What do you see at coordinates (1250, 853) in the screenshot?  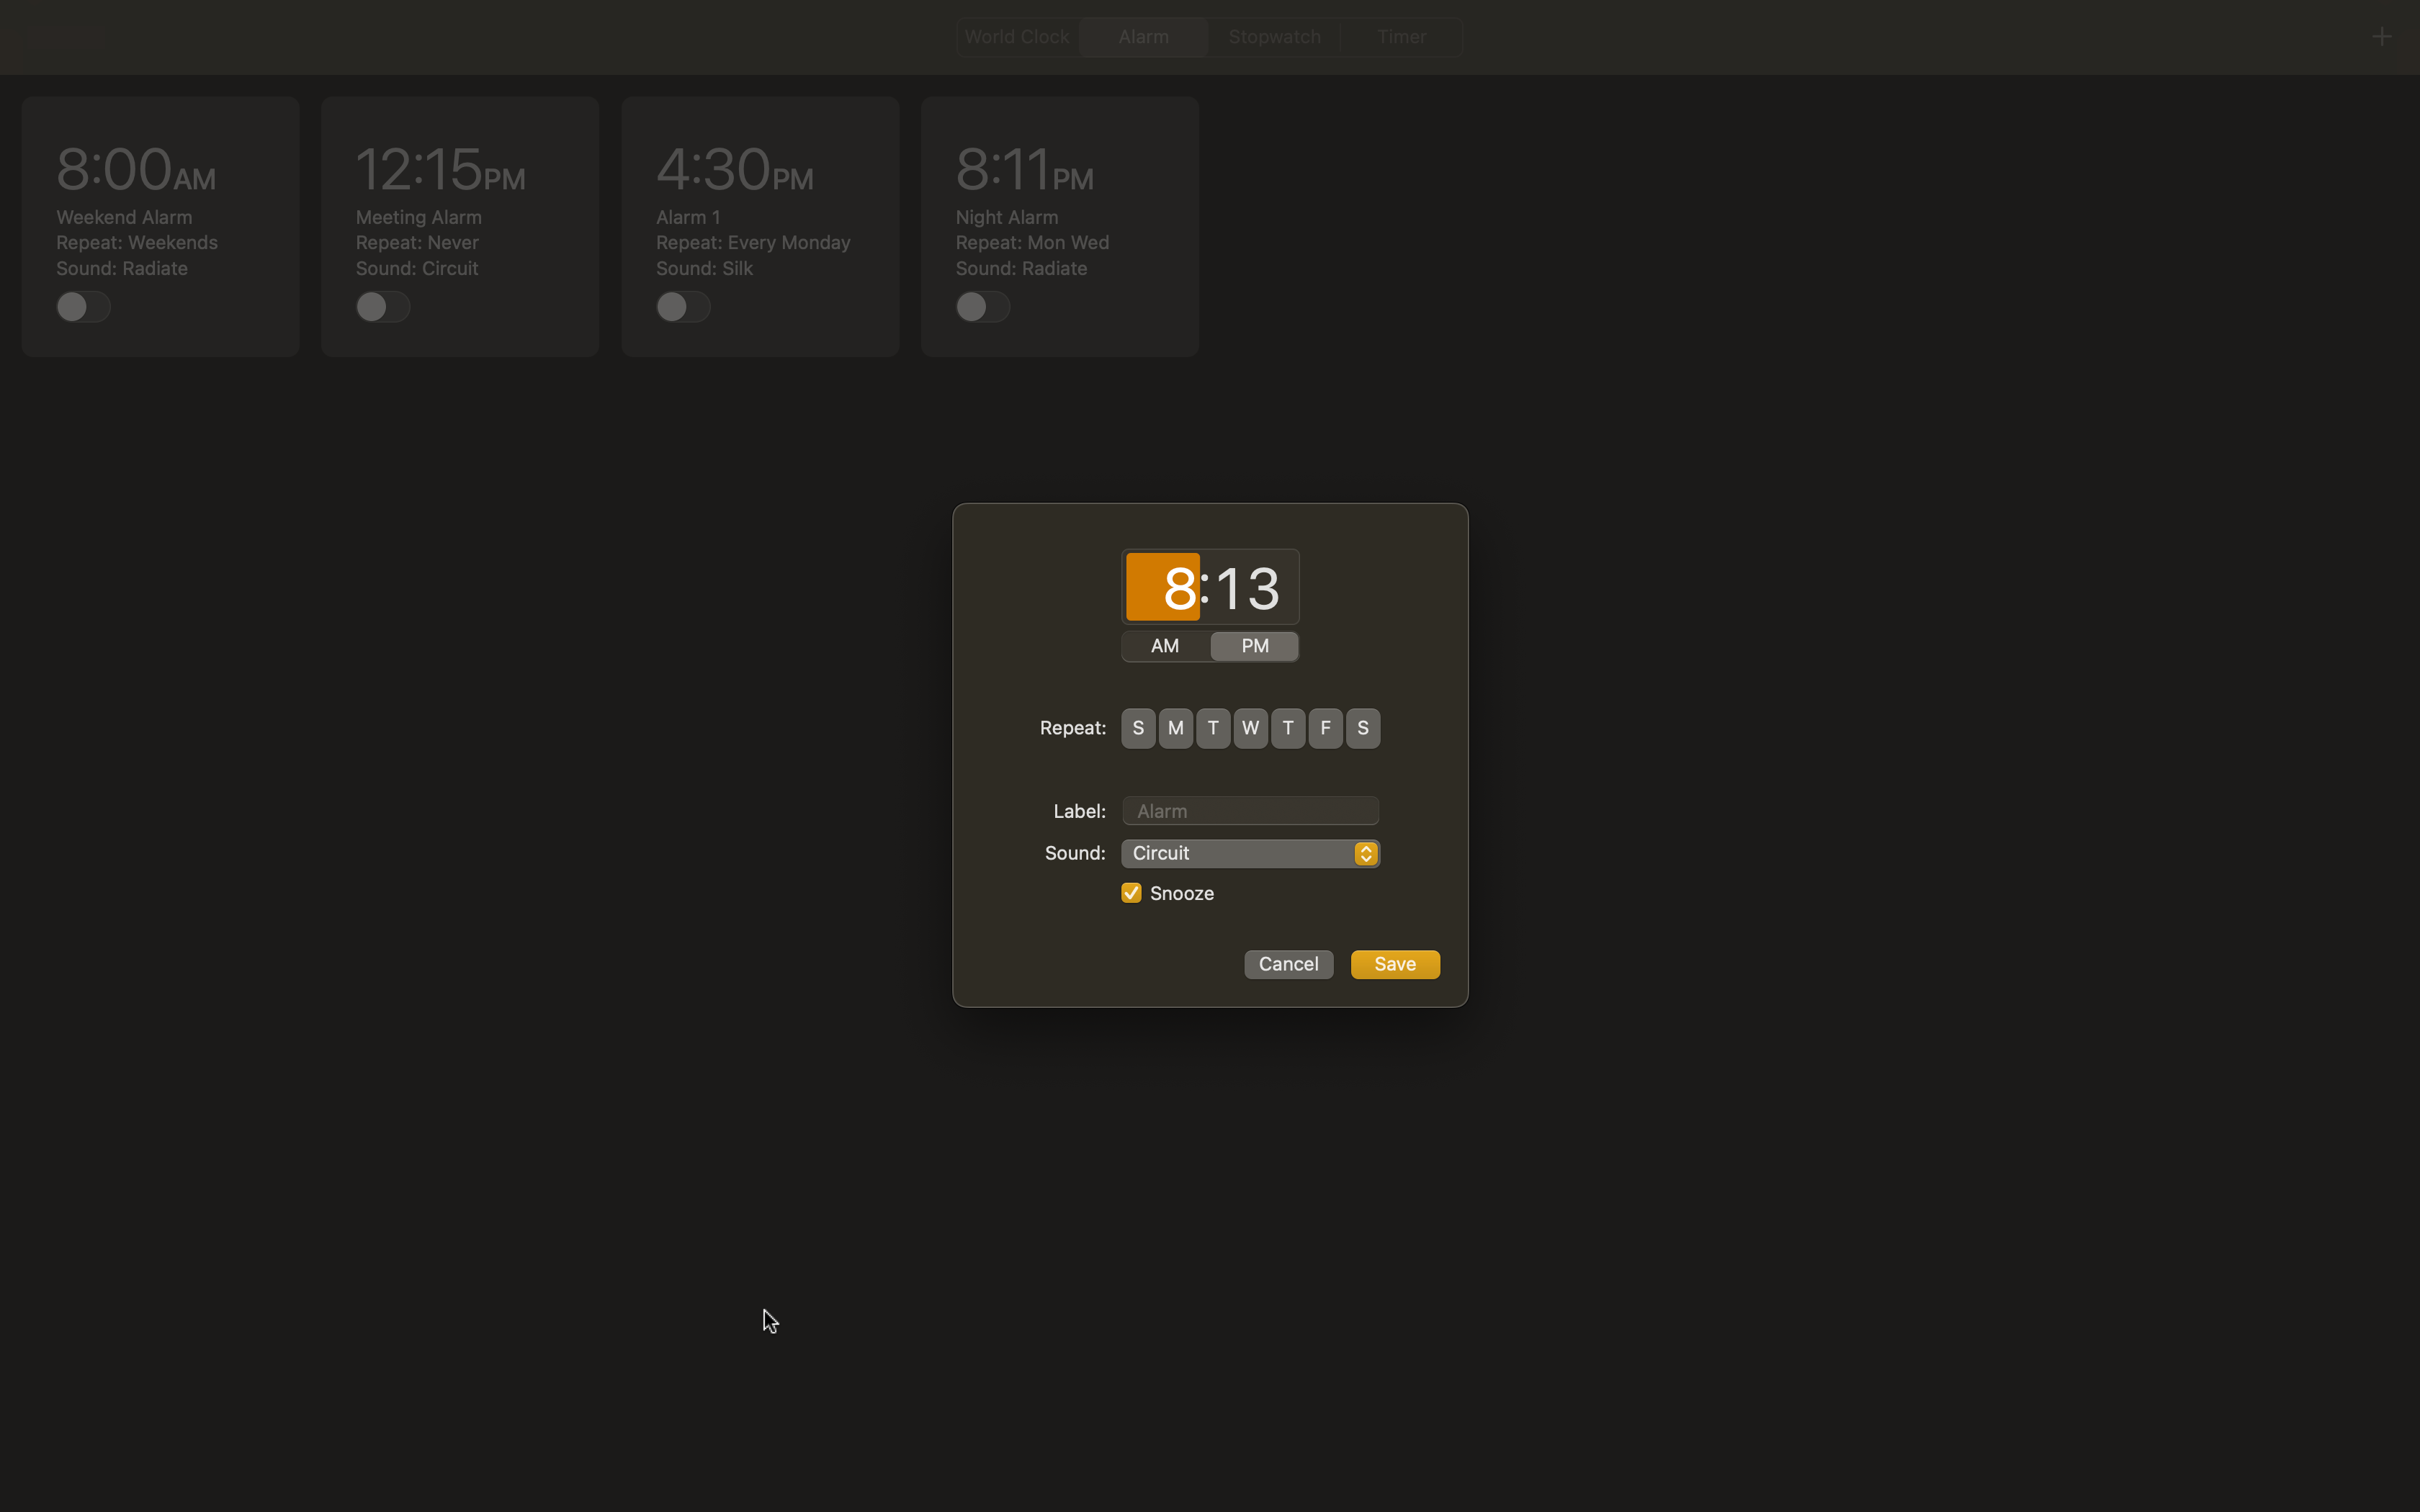 I see `"Nature Sounds" from sound options` at bounding box center [1250, 853].